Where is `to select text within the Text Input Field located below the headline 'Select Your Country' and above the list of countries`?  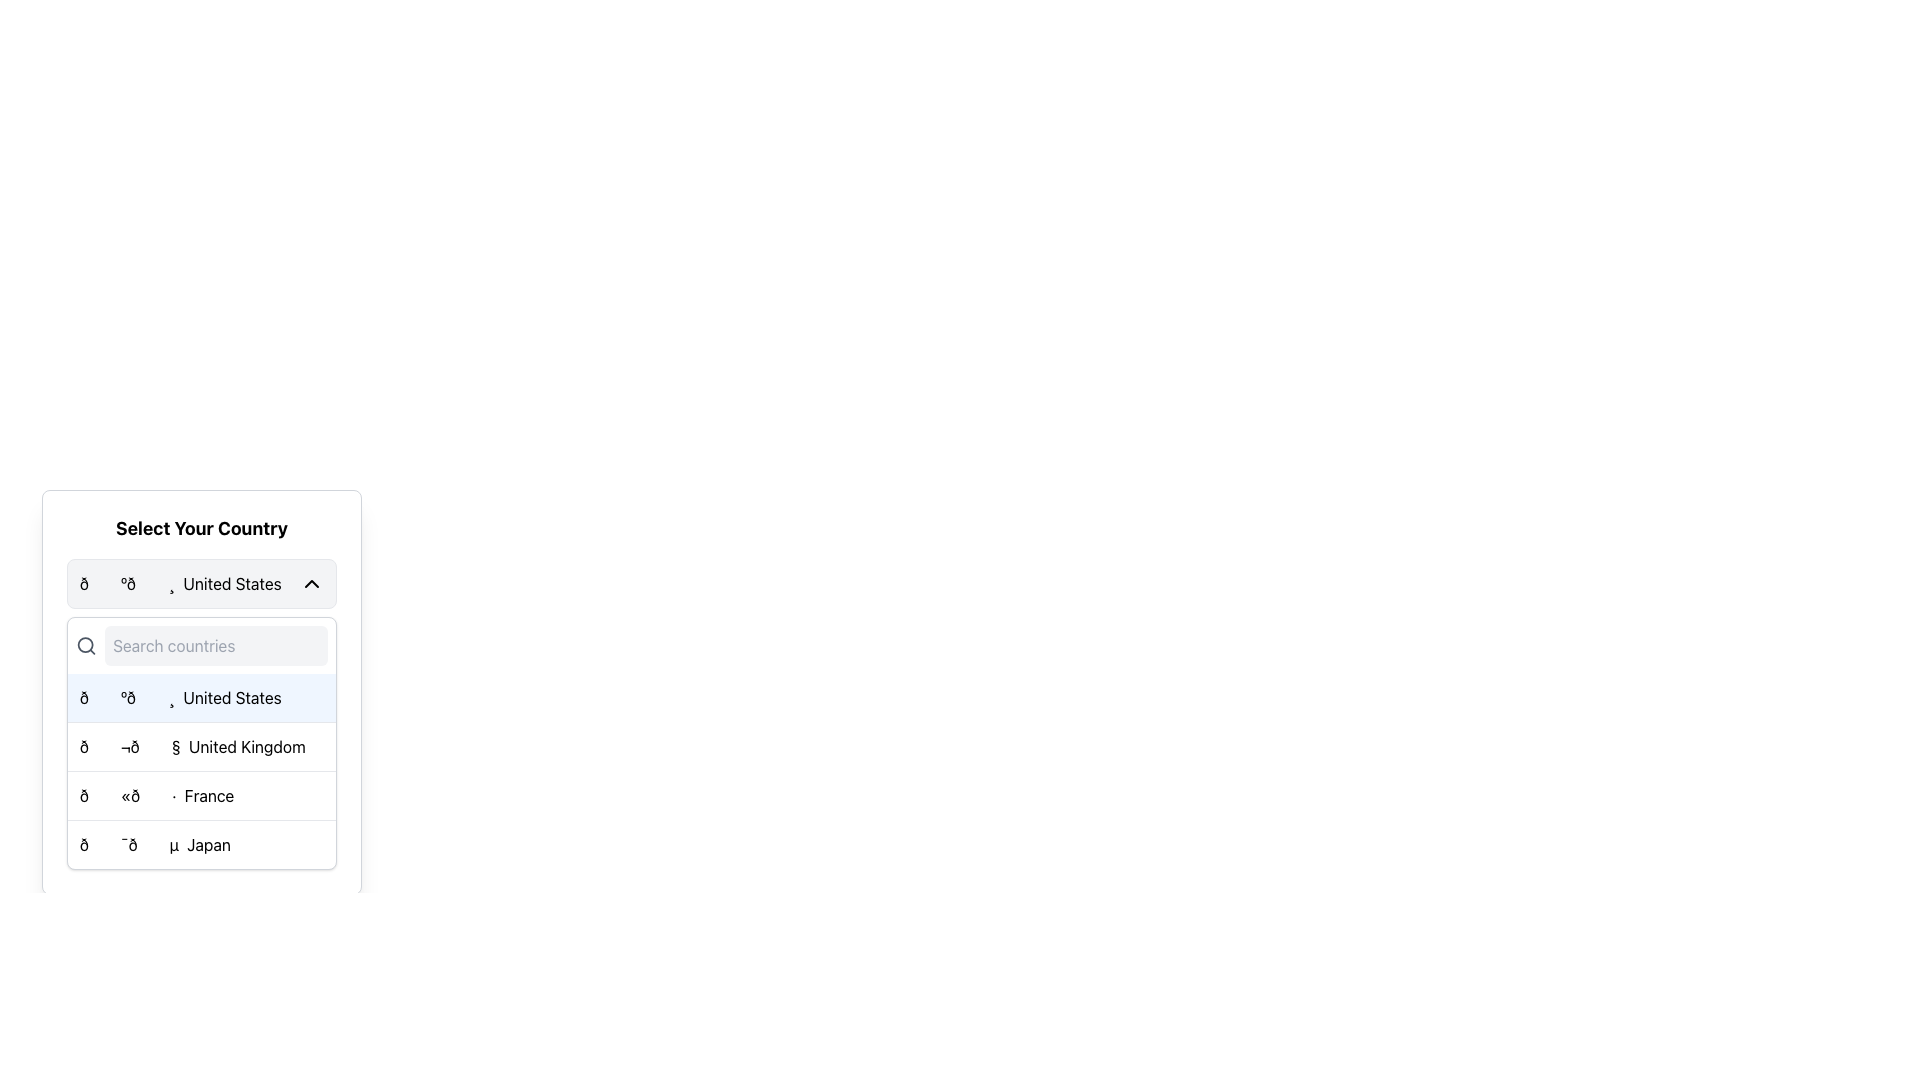
to select text within the Text Input Field located below the headline 'Select Your Country' and above the list of countries is located at coordinates (201, 645).